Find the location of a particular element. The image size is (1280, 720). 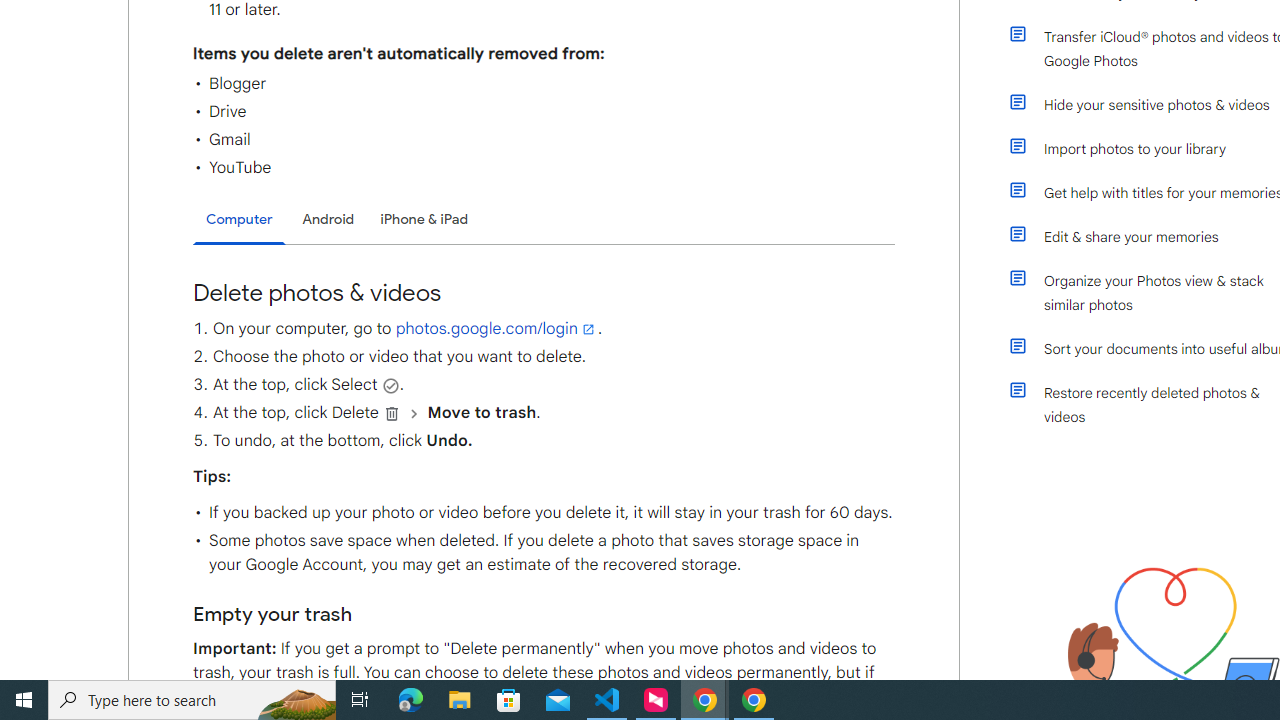

'Computer' is located at coordinates (239, 220).